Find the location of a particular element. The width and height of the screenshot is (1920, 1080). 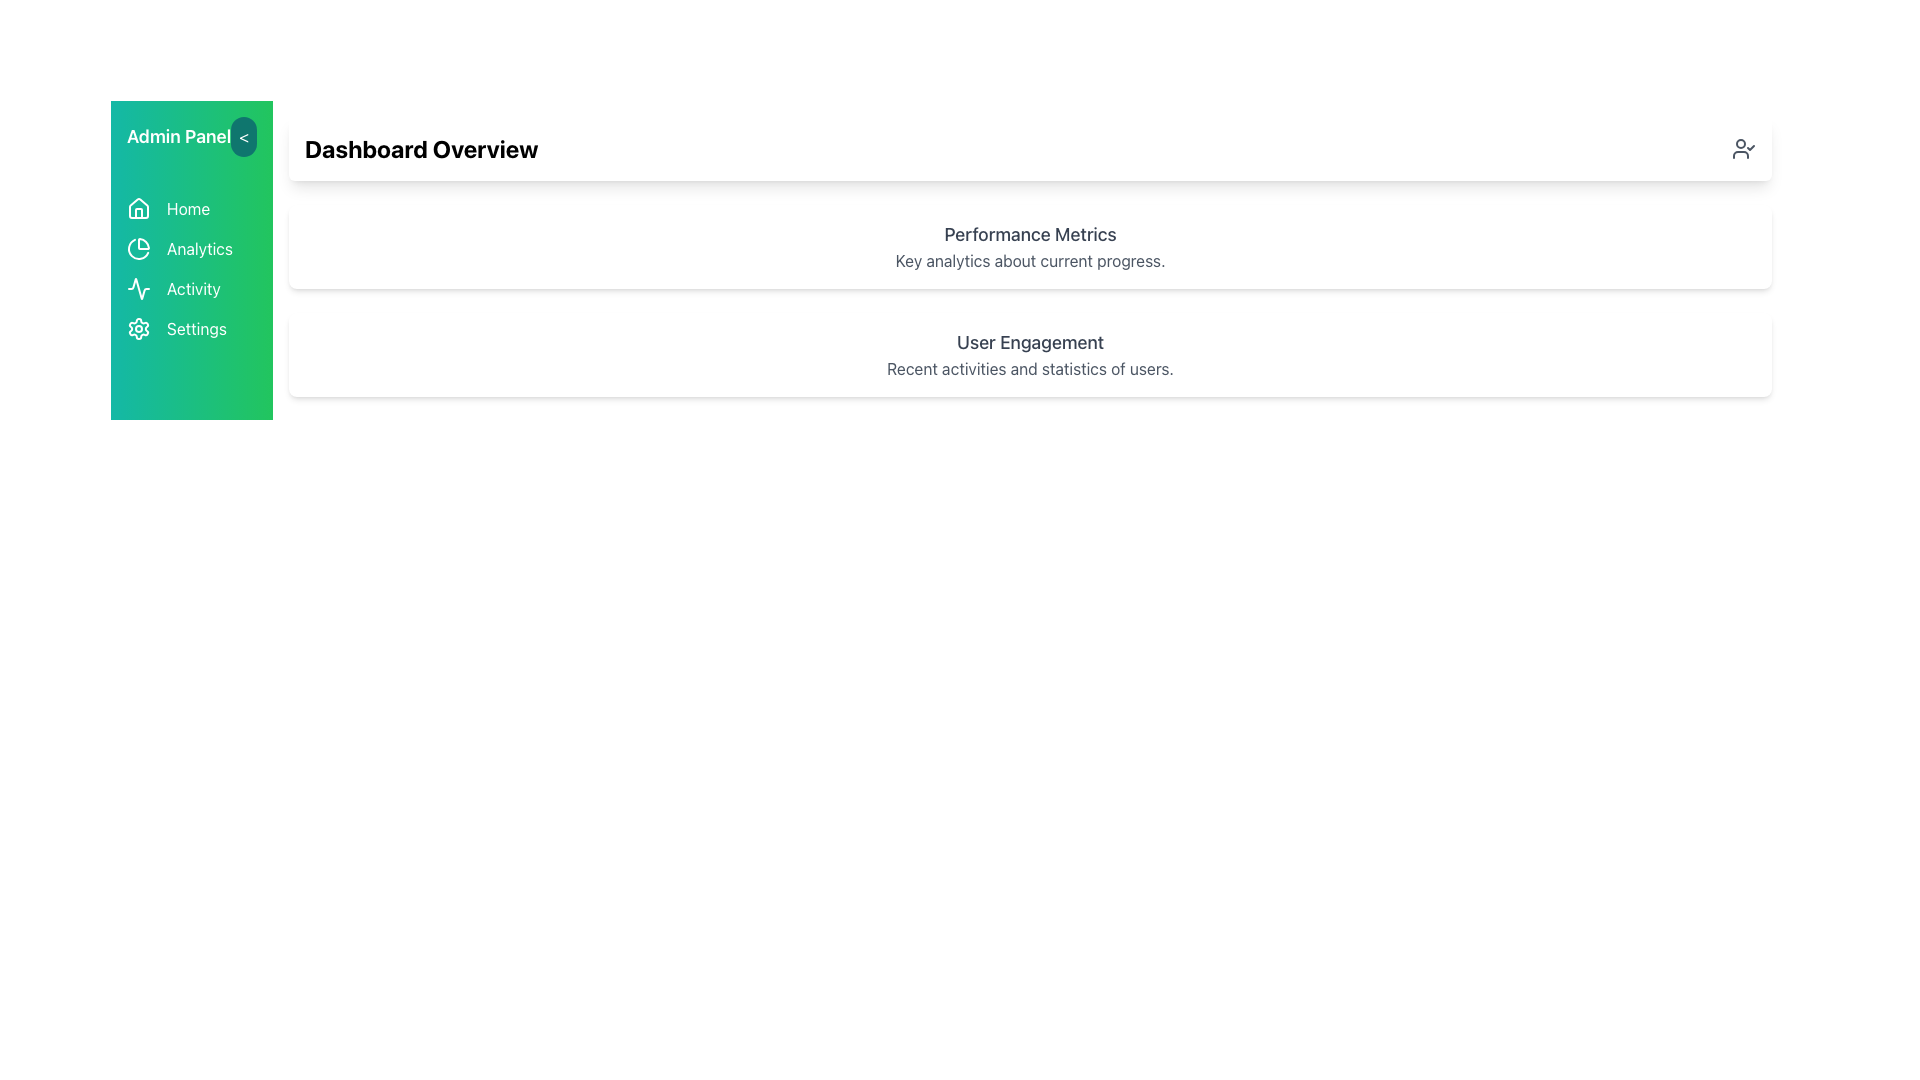

the 'Settings' Text Label in the sidebar menu is located at coordinates (196, 327).